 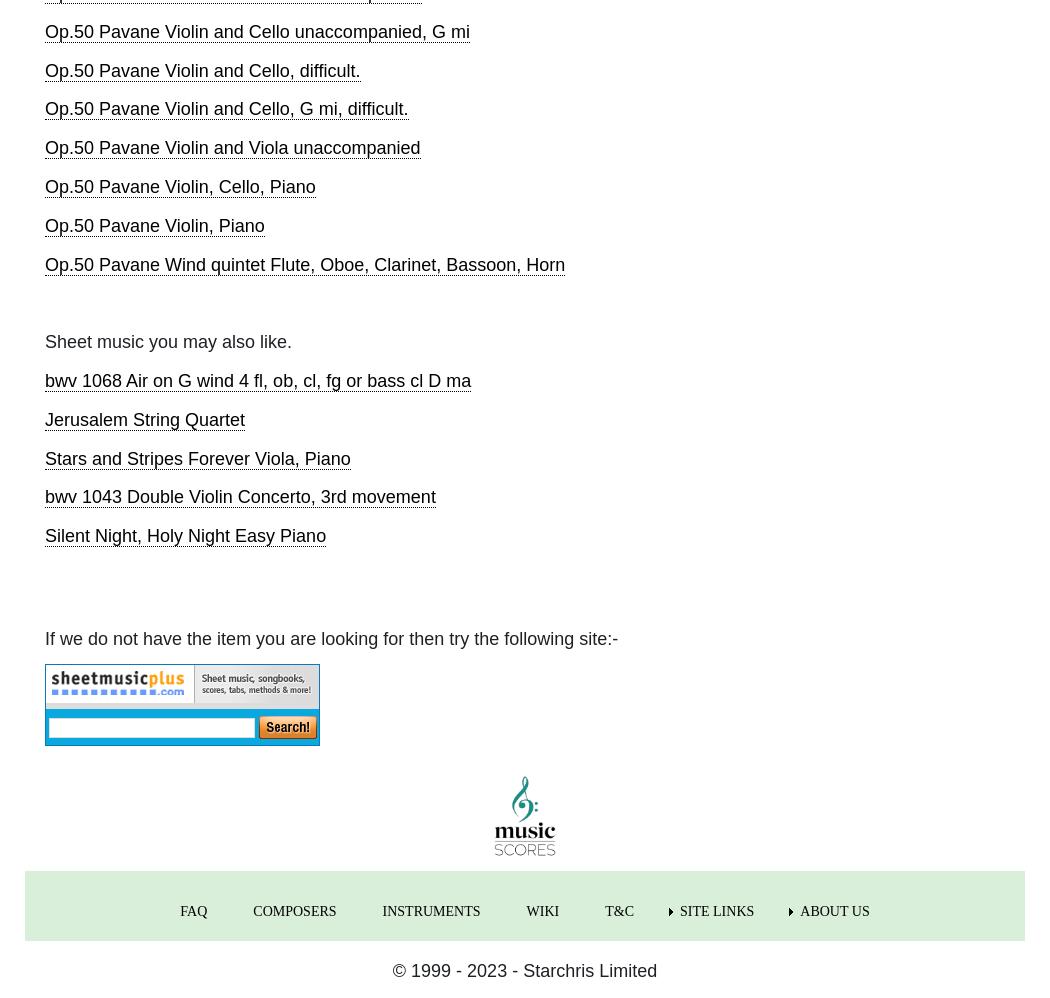 What do you see at coordinates (179, 185) in the screenshot?
I see `'Op.50  Pavane  Violin, Cello, Piano'` at bounding box center [179, 185].